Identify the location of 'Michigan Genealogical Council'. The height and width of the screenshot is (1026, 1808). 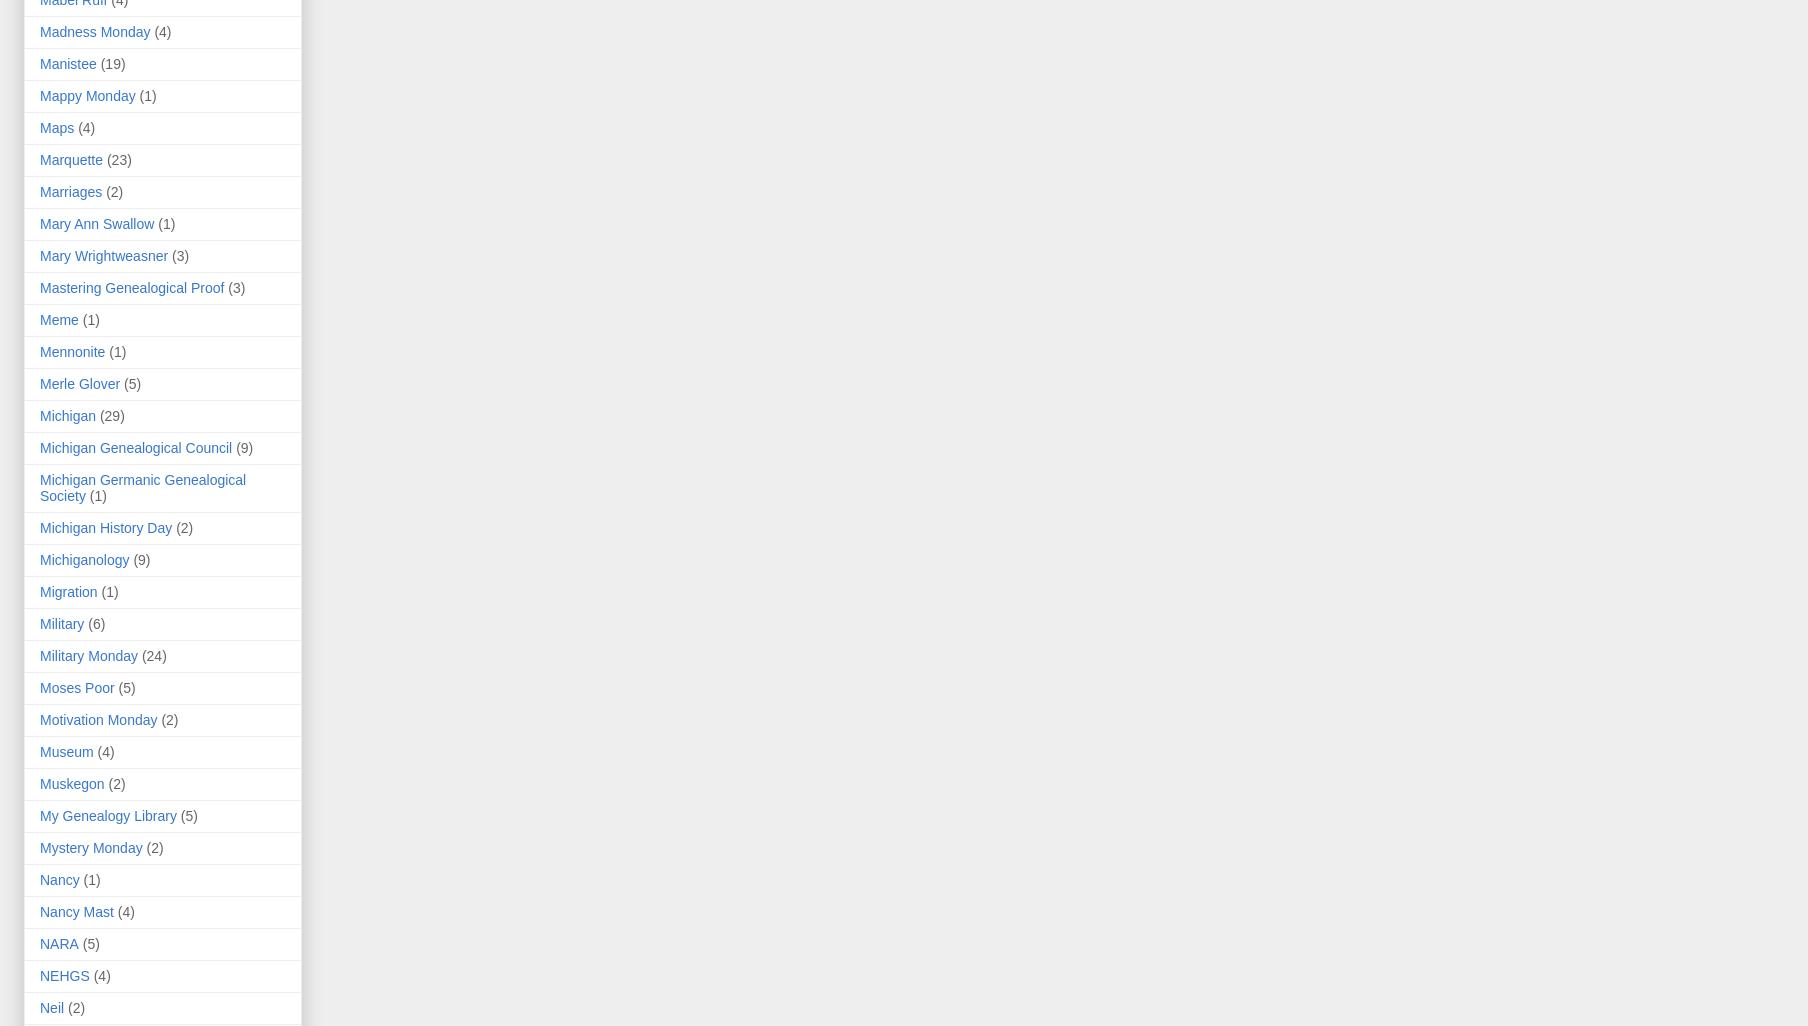
(134, 447).